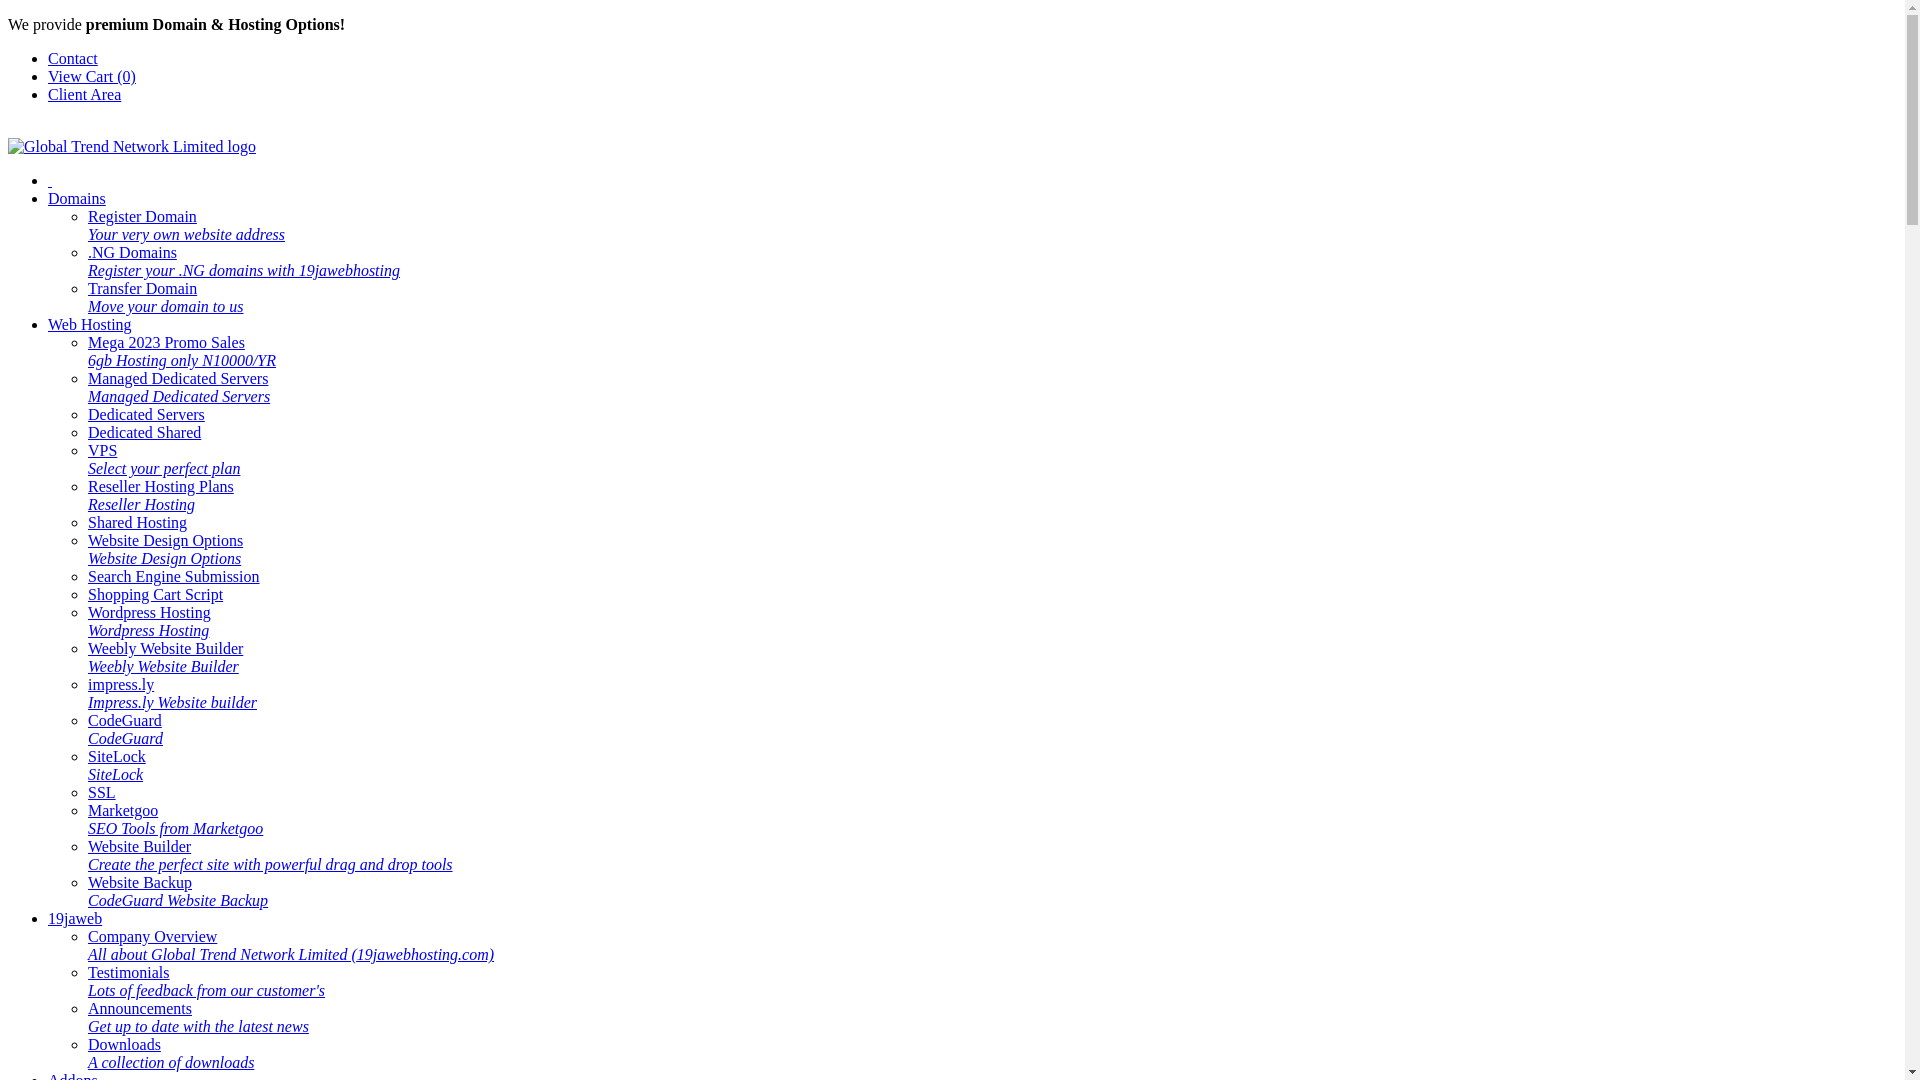 The image size is (1920, 1080). I want to click on 'Domains', so click(76, 198).